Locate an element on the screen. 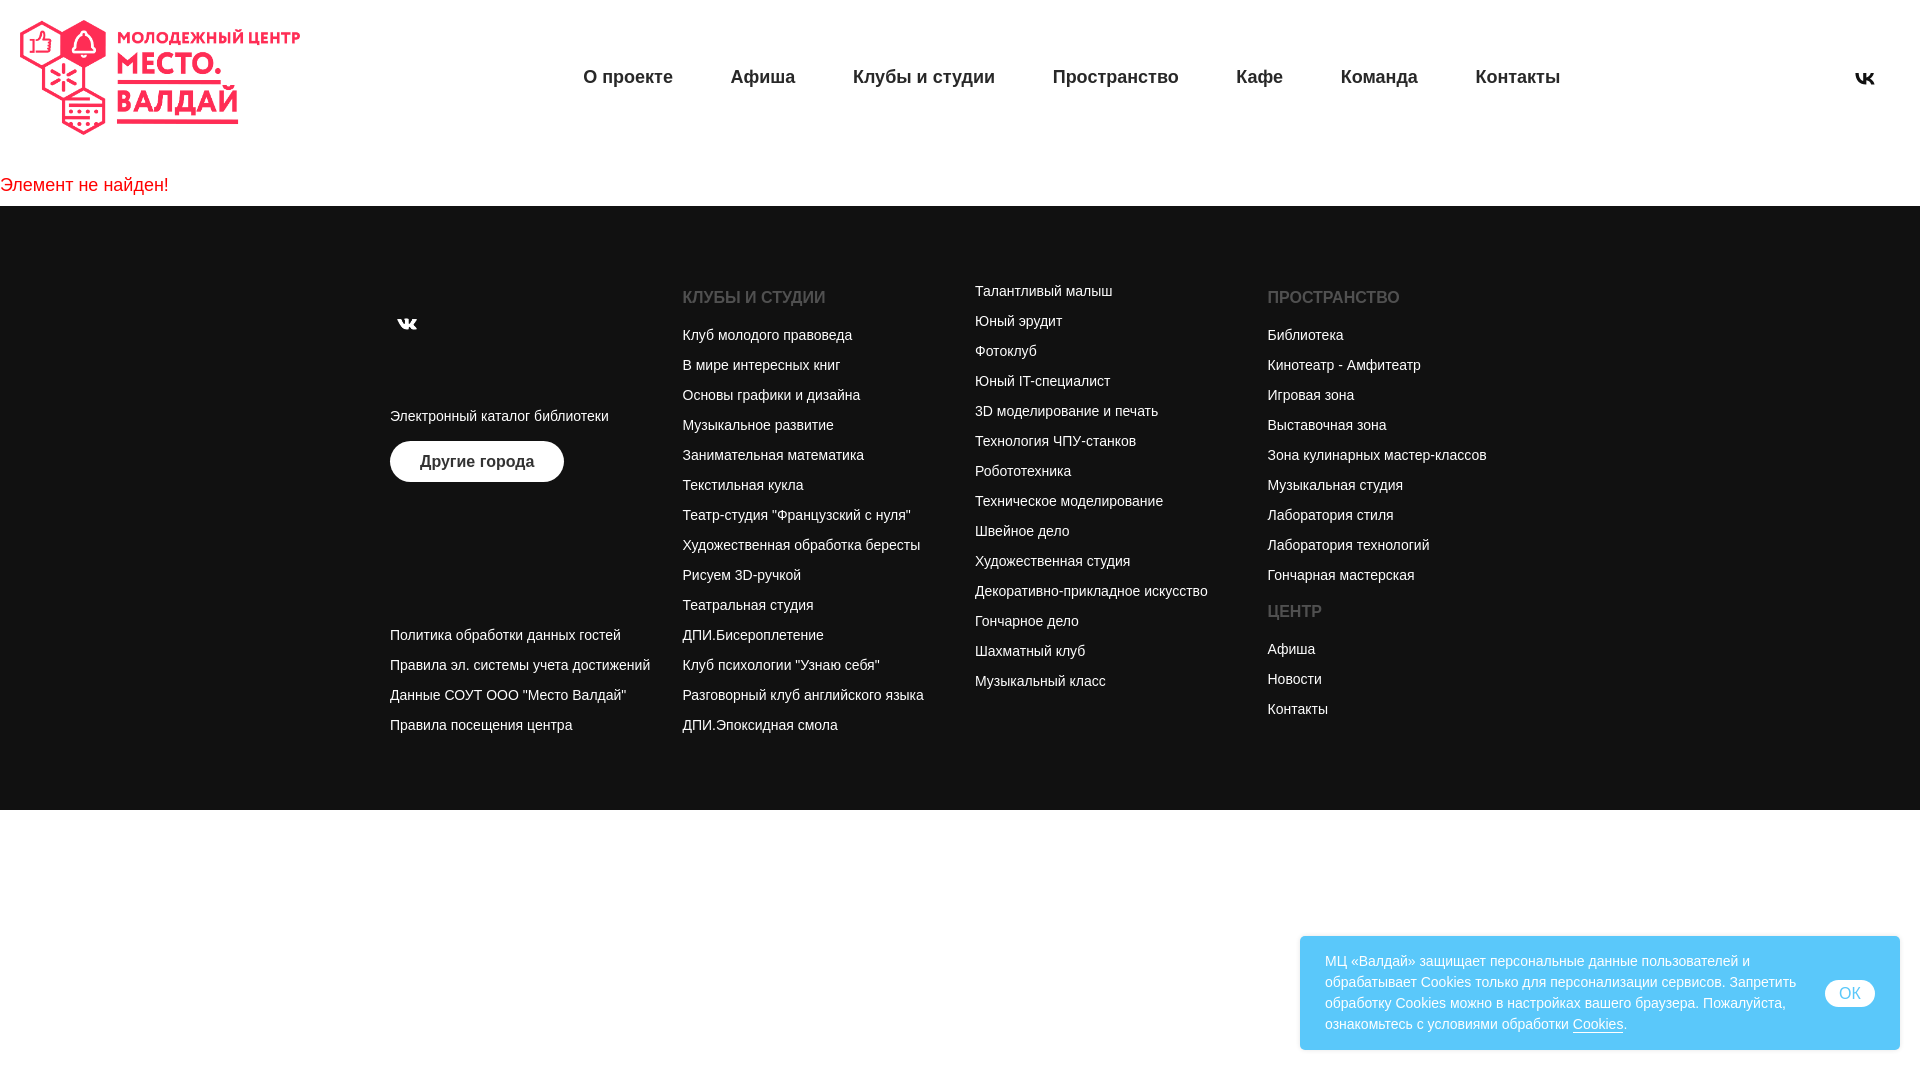 The width and height of the screenshot is (1920, 1080). 'Cookies' is located at coordinates (1597, 1024).